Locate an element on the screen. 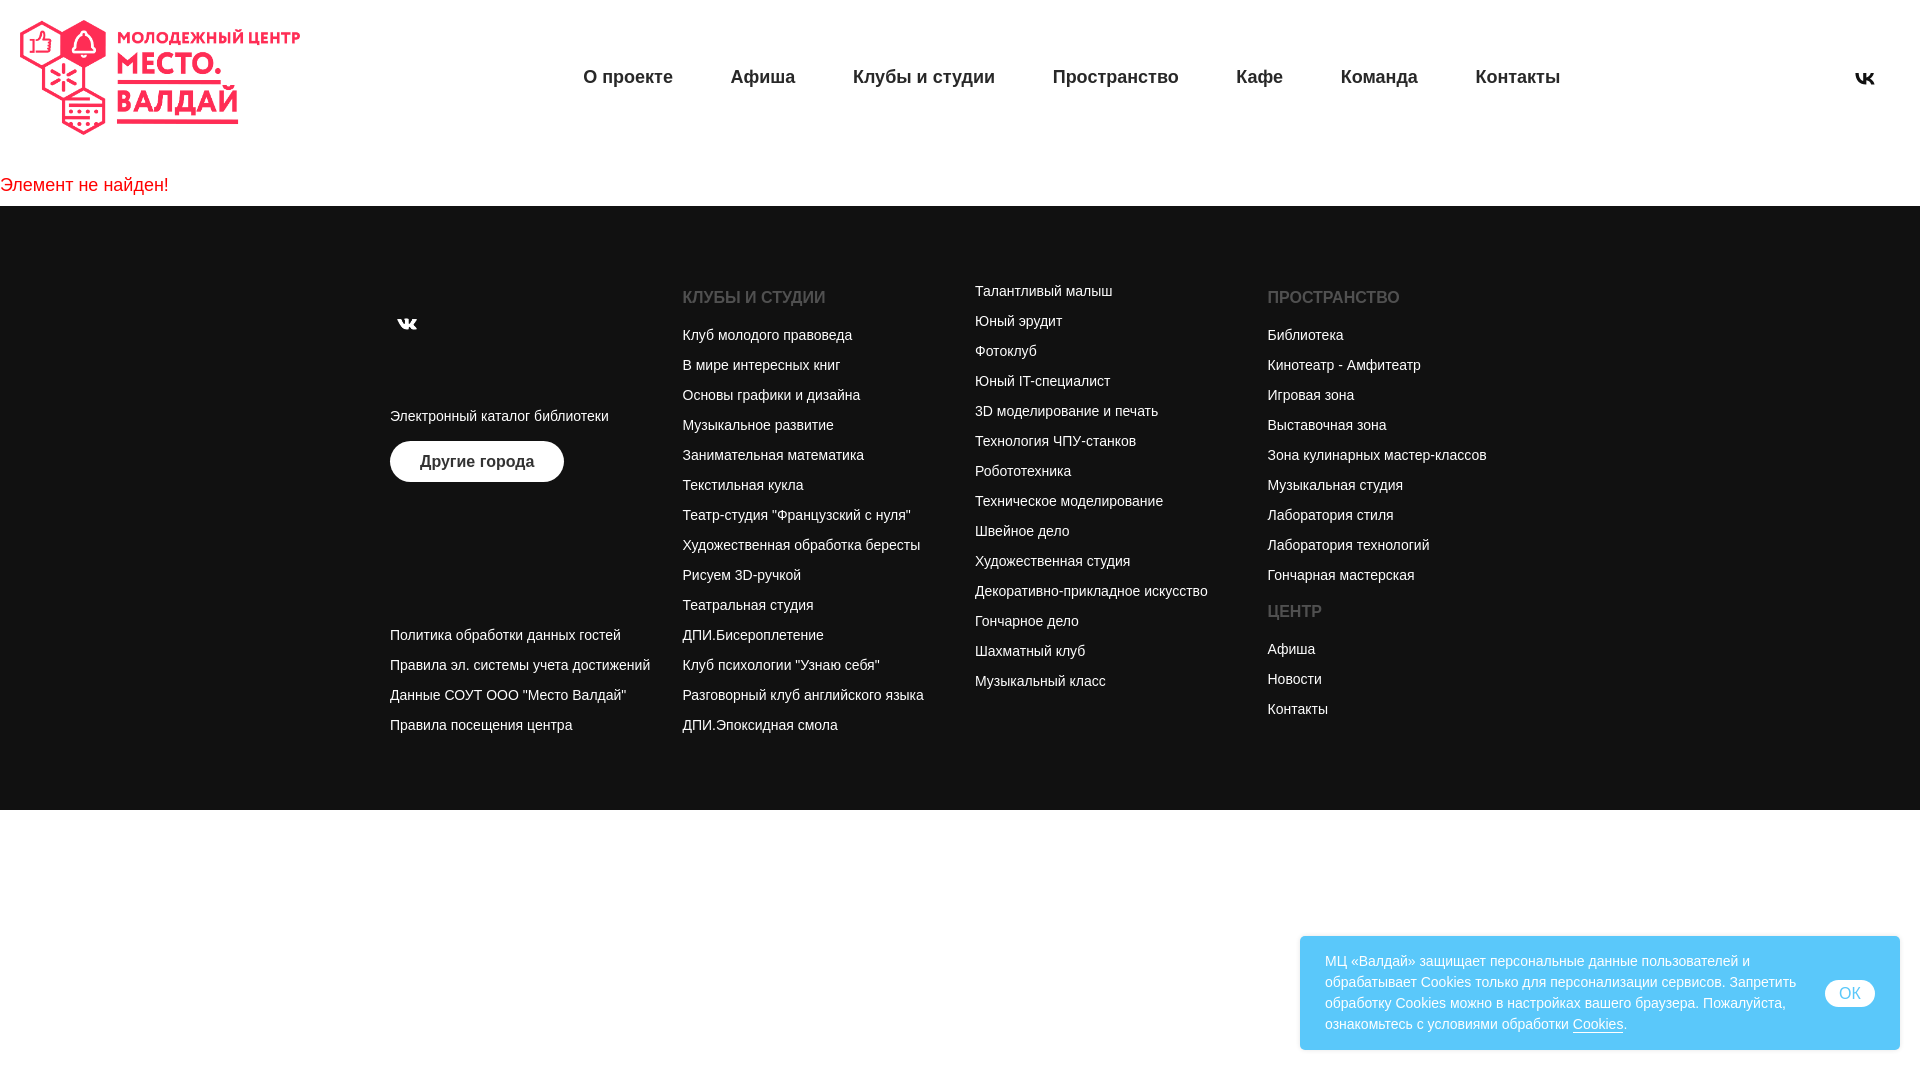 The width and height of the screenshot is (1920, 1080). 'Cookies' is located at coordinates (1597, 1024).